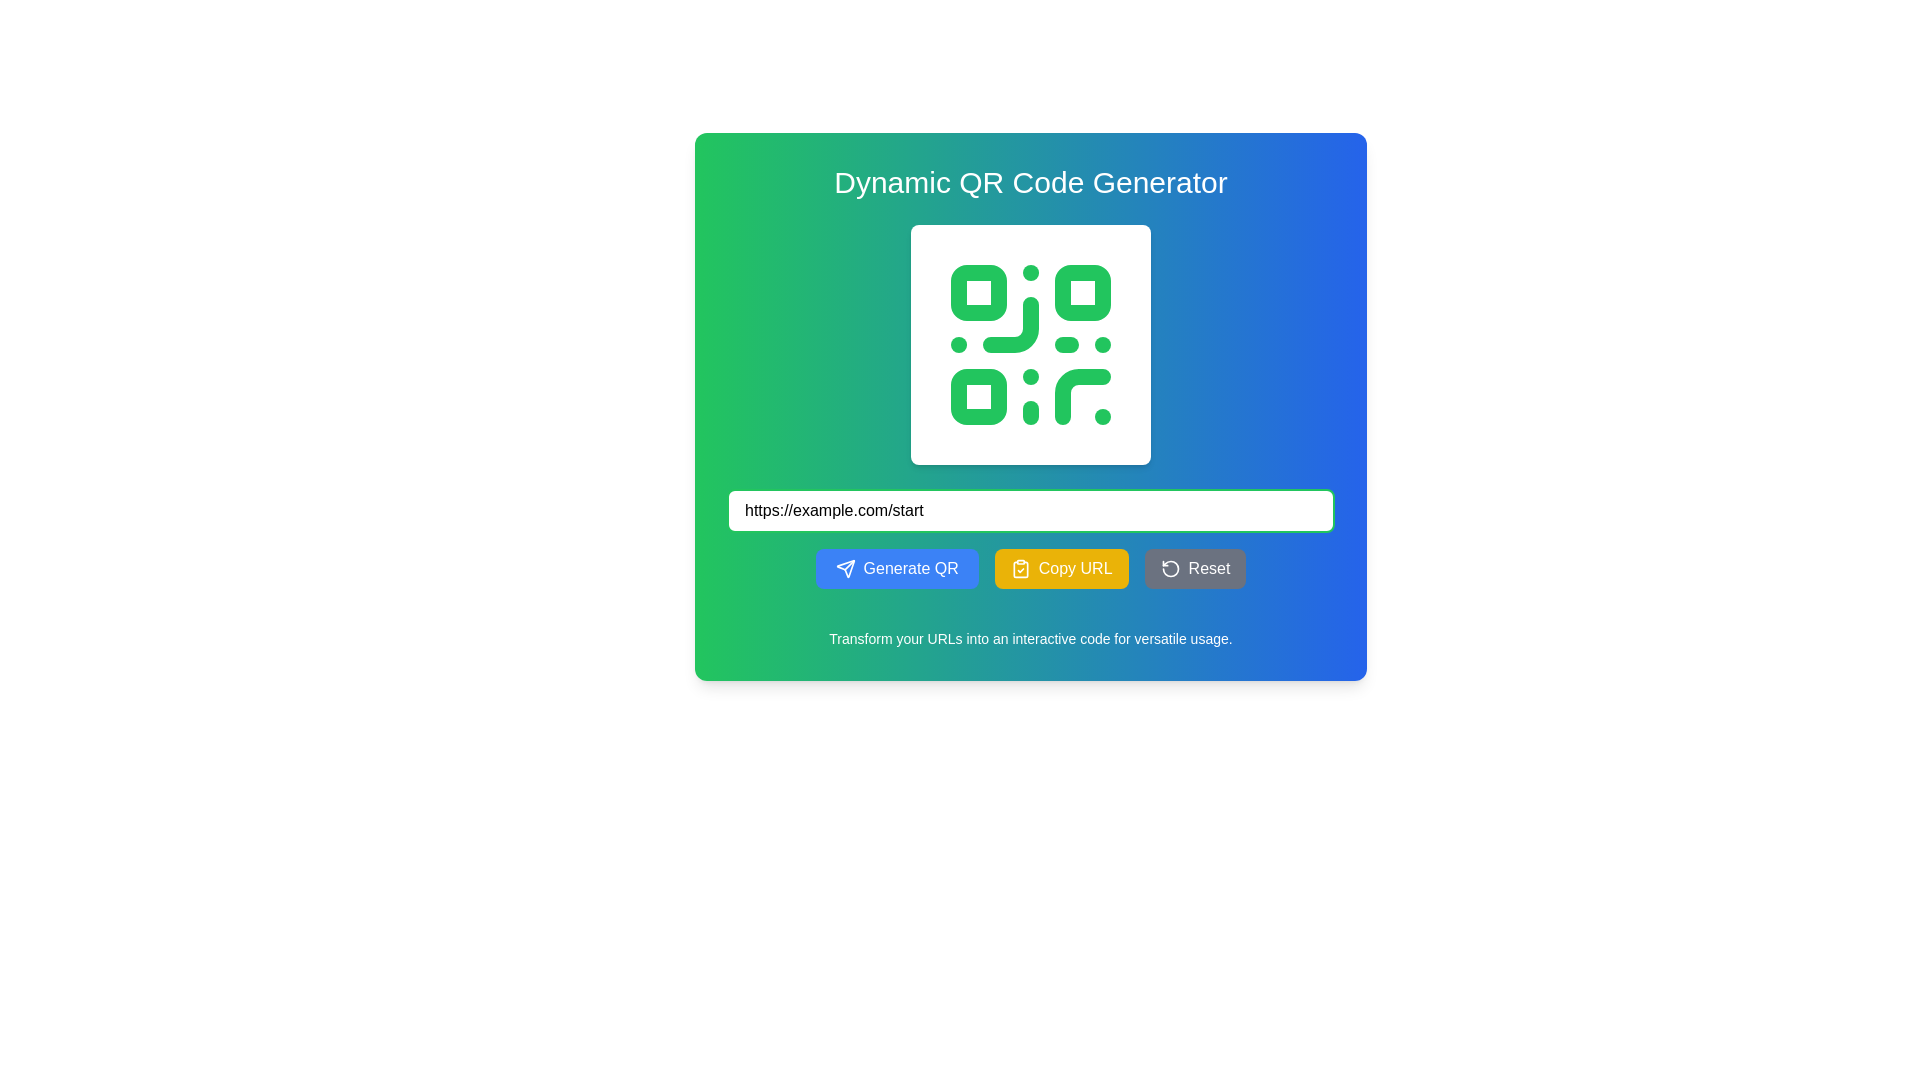  What do you see at coordinates (1195, 569) in the screenshot?
I see `the 'Reset' button, which is styled with a rectangular shape, rounded corners, and contains white bold text along with a counter-clockwise rotation icon, to reset the input or state` at bounding box center [1195, 569].